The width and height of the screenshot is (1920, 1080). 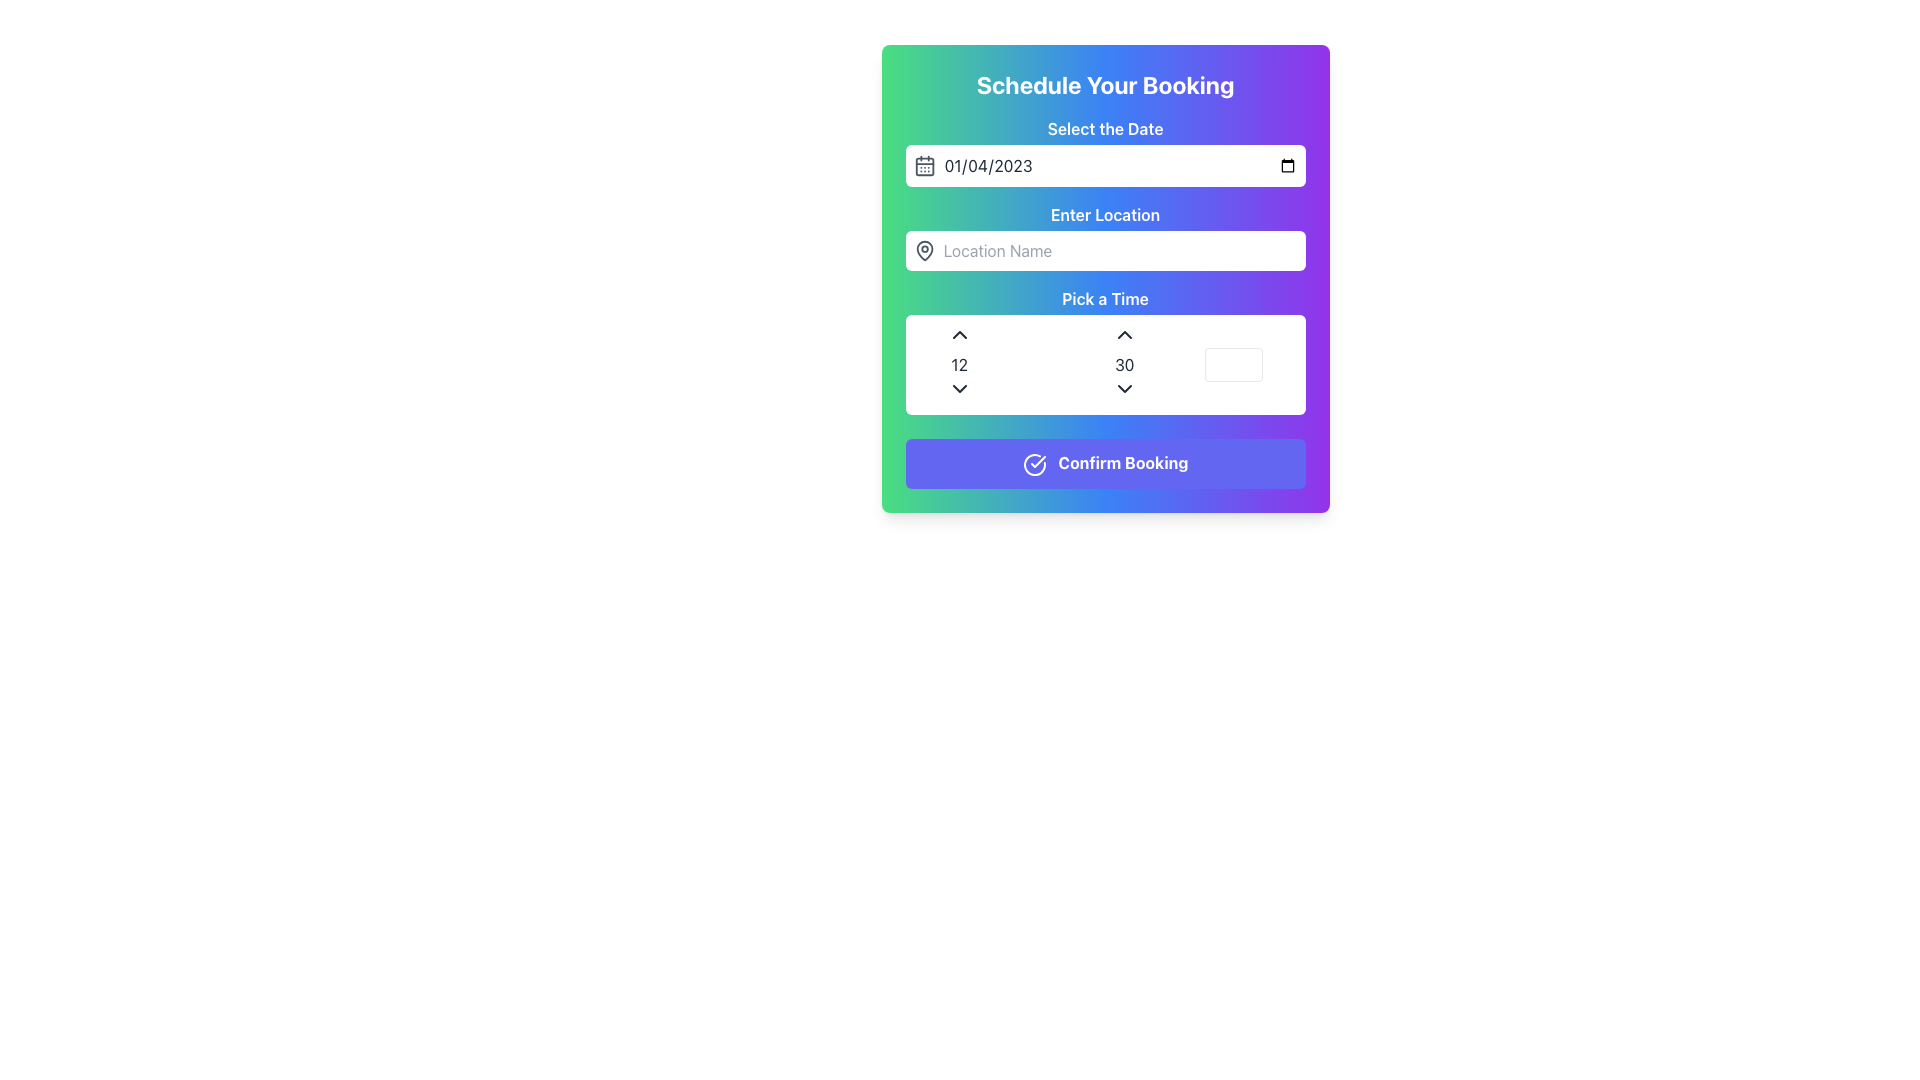 What do you see at coordinates (1104, 83) in the screenshot?
I see `the prominent header text 'Schedule Your Booking', which is styled with bold font and larger text size at the top of a colorful gradient card` at bounding box center [1104, 83].